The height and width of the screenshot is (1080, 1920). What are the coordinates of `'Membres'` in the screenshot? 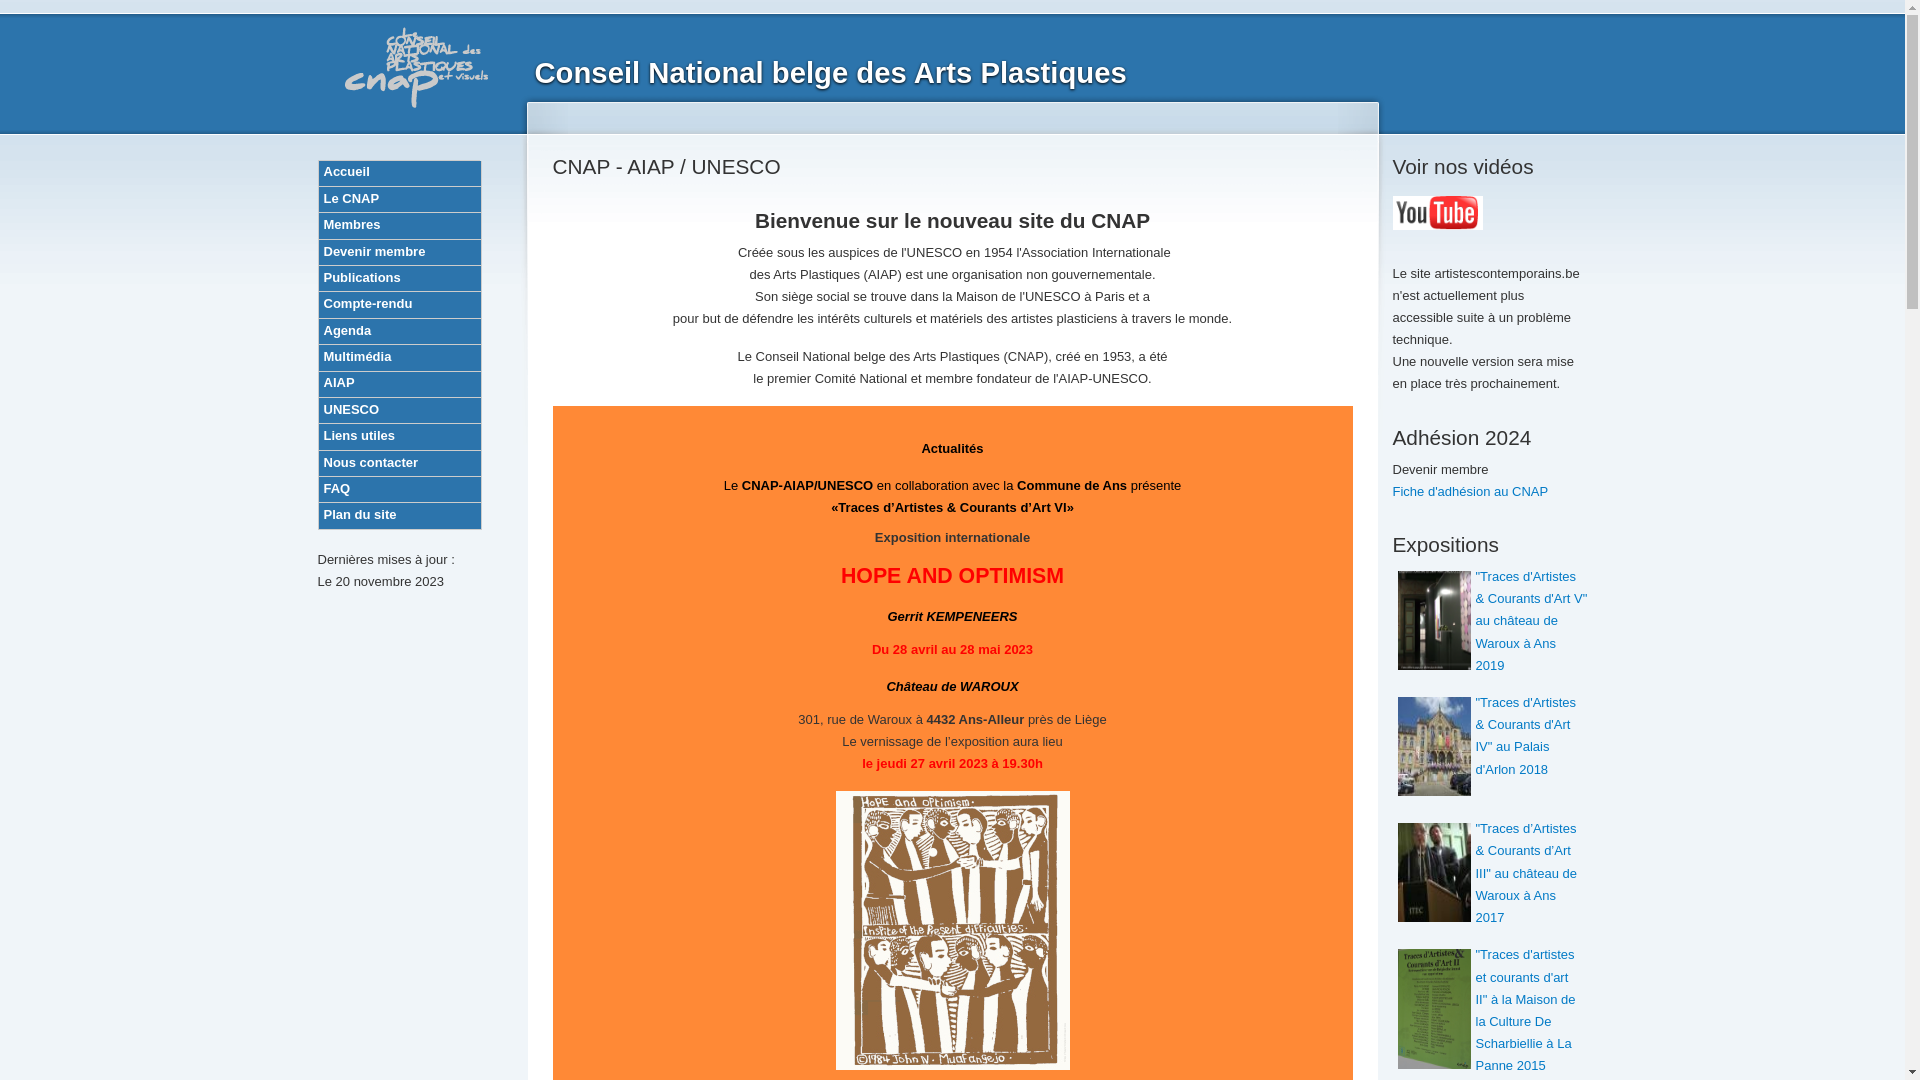 It's located at (316, 224).